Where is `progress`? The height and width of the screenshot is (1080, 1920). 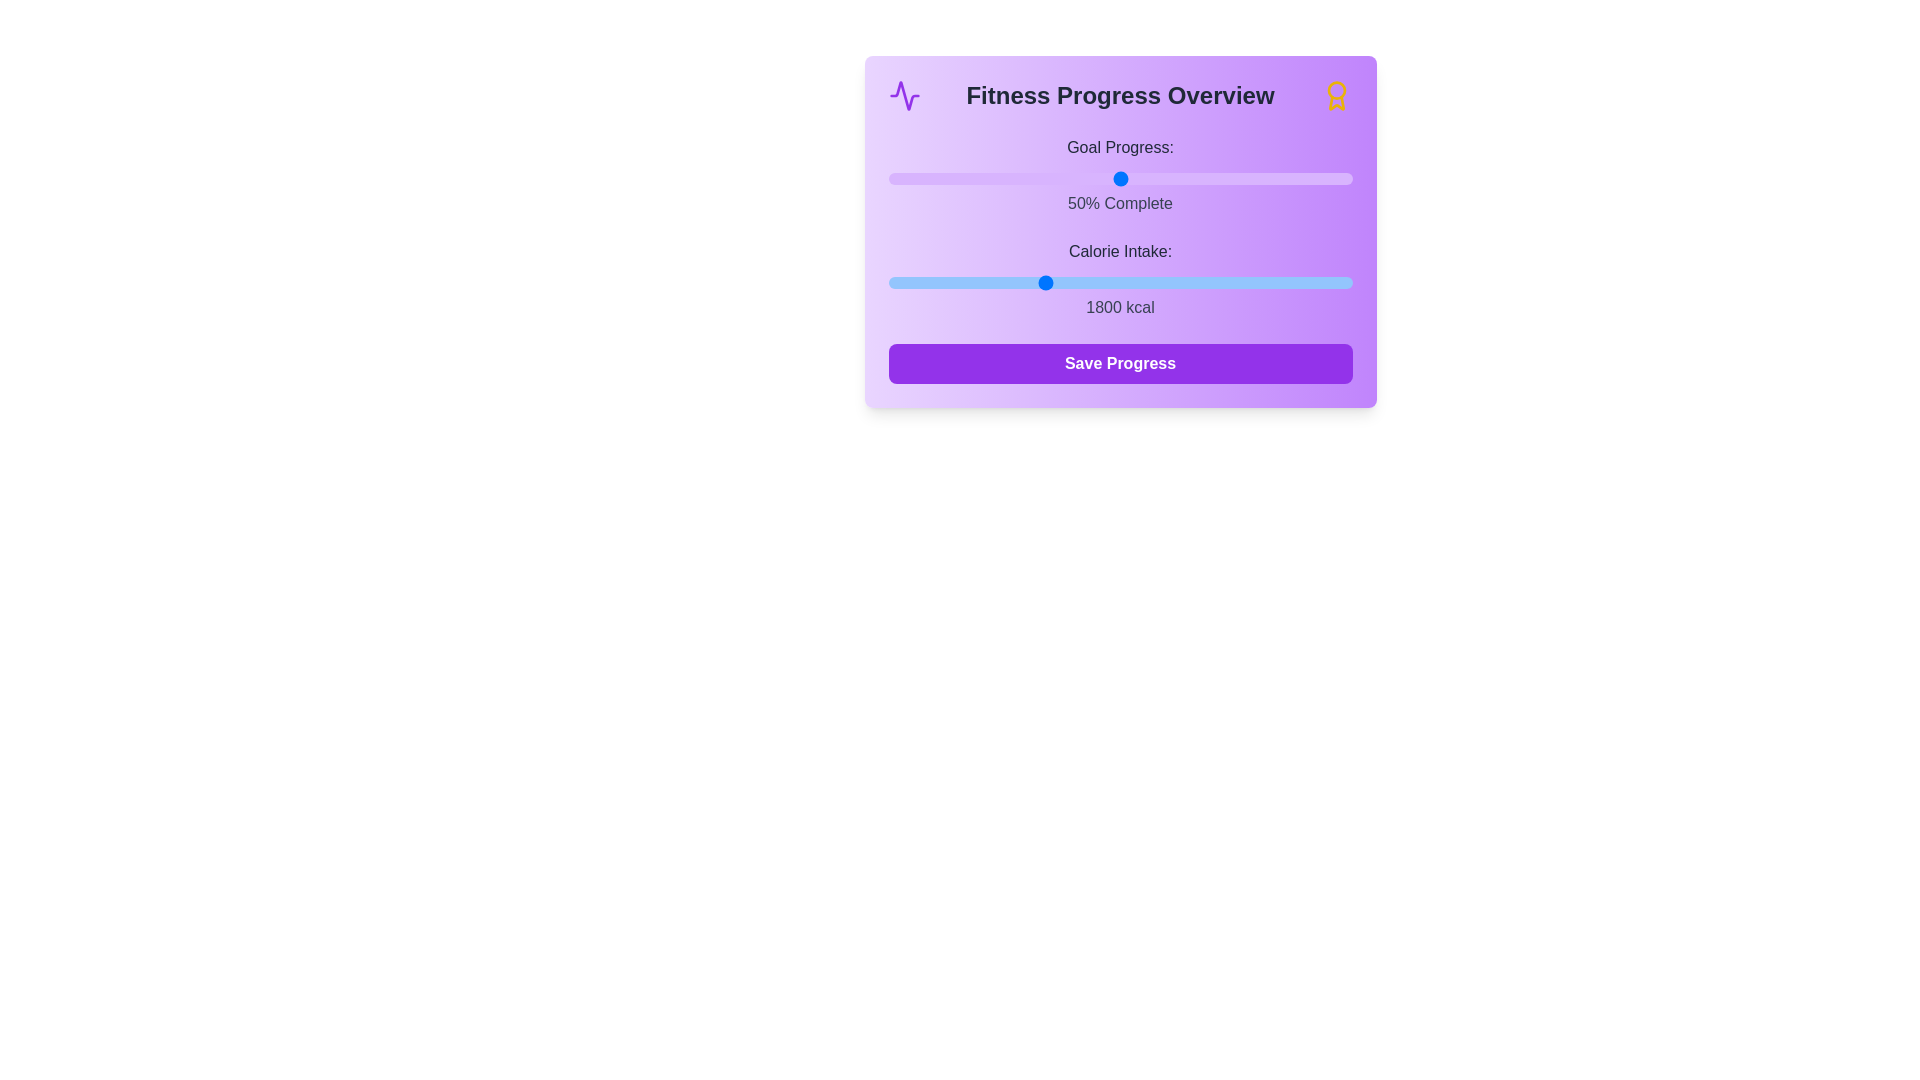 progress is located at coordinates (990, 177).